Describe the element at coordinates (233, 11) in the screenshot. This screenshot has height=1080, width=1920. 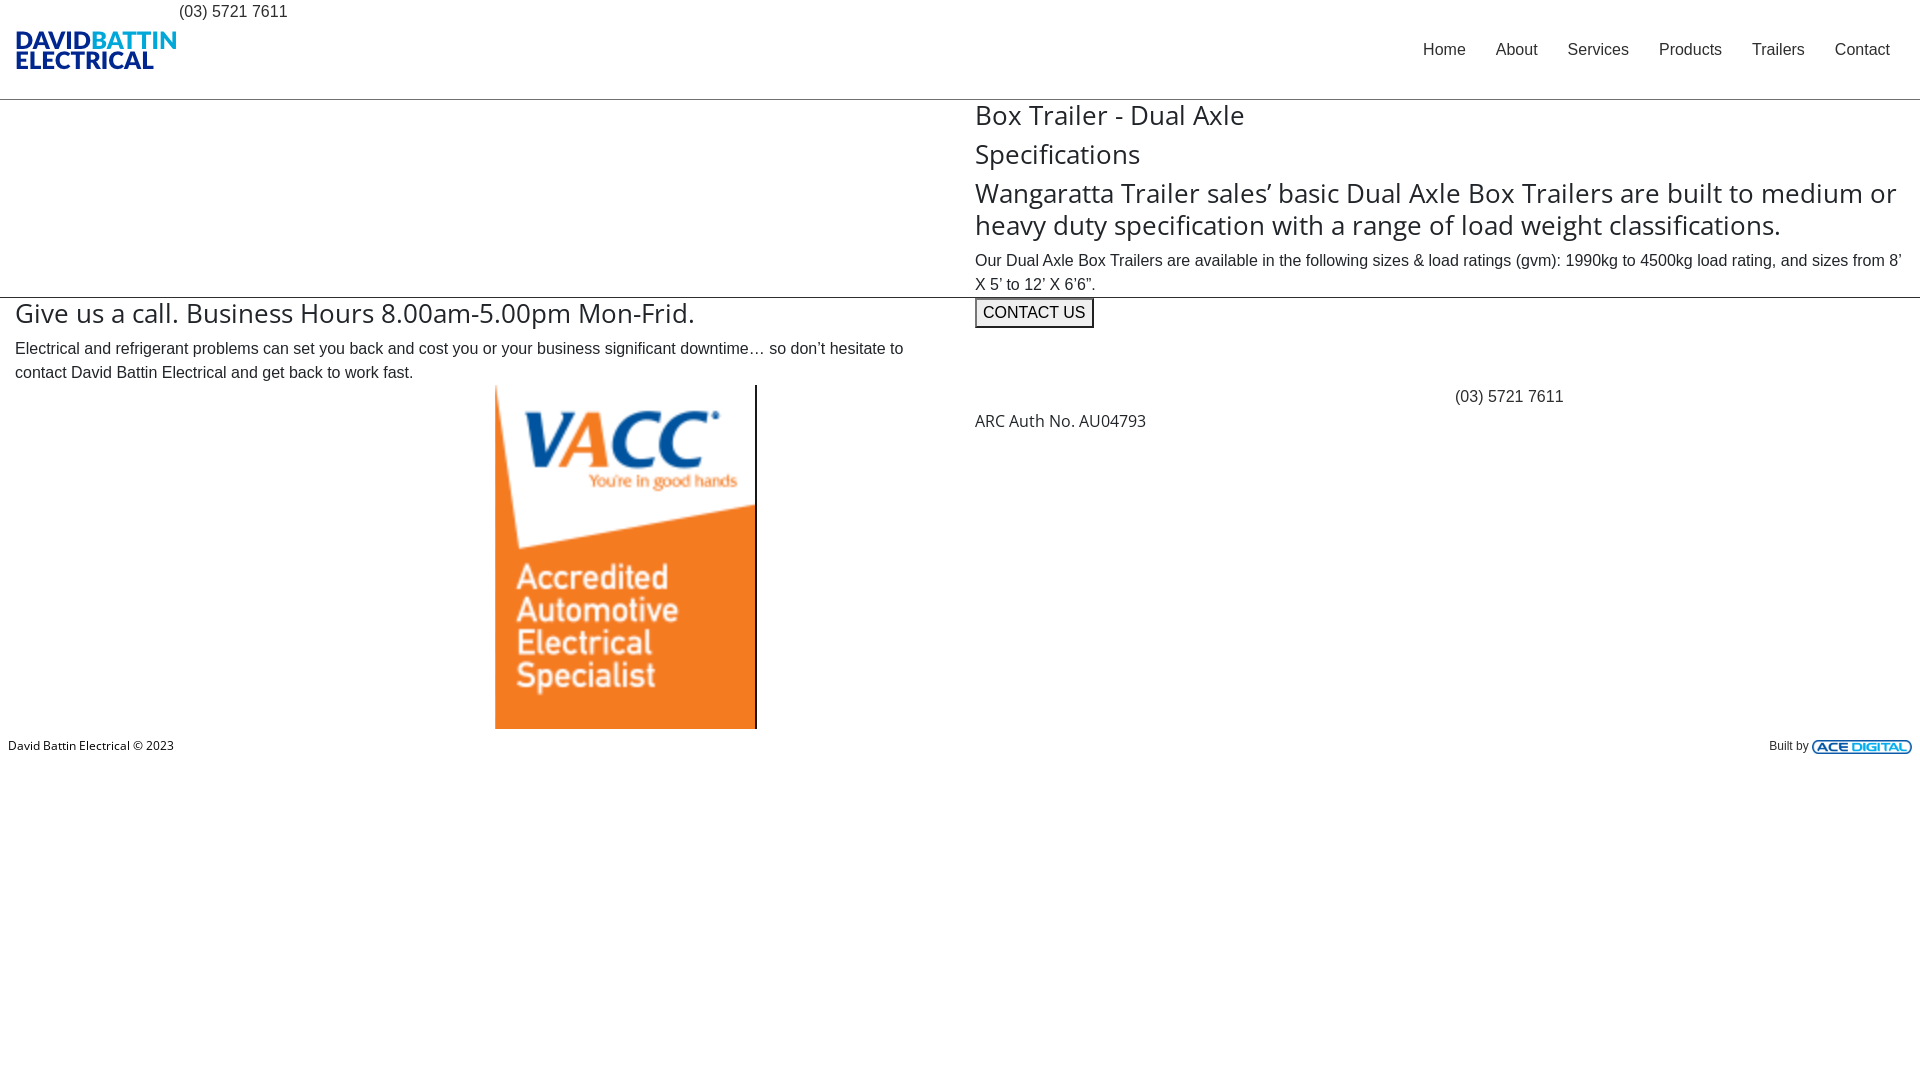
I see `'(03) 5721 7611'` at that location.